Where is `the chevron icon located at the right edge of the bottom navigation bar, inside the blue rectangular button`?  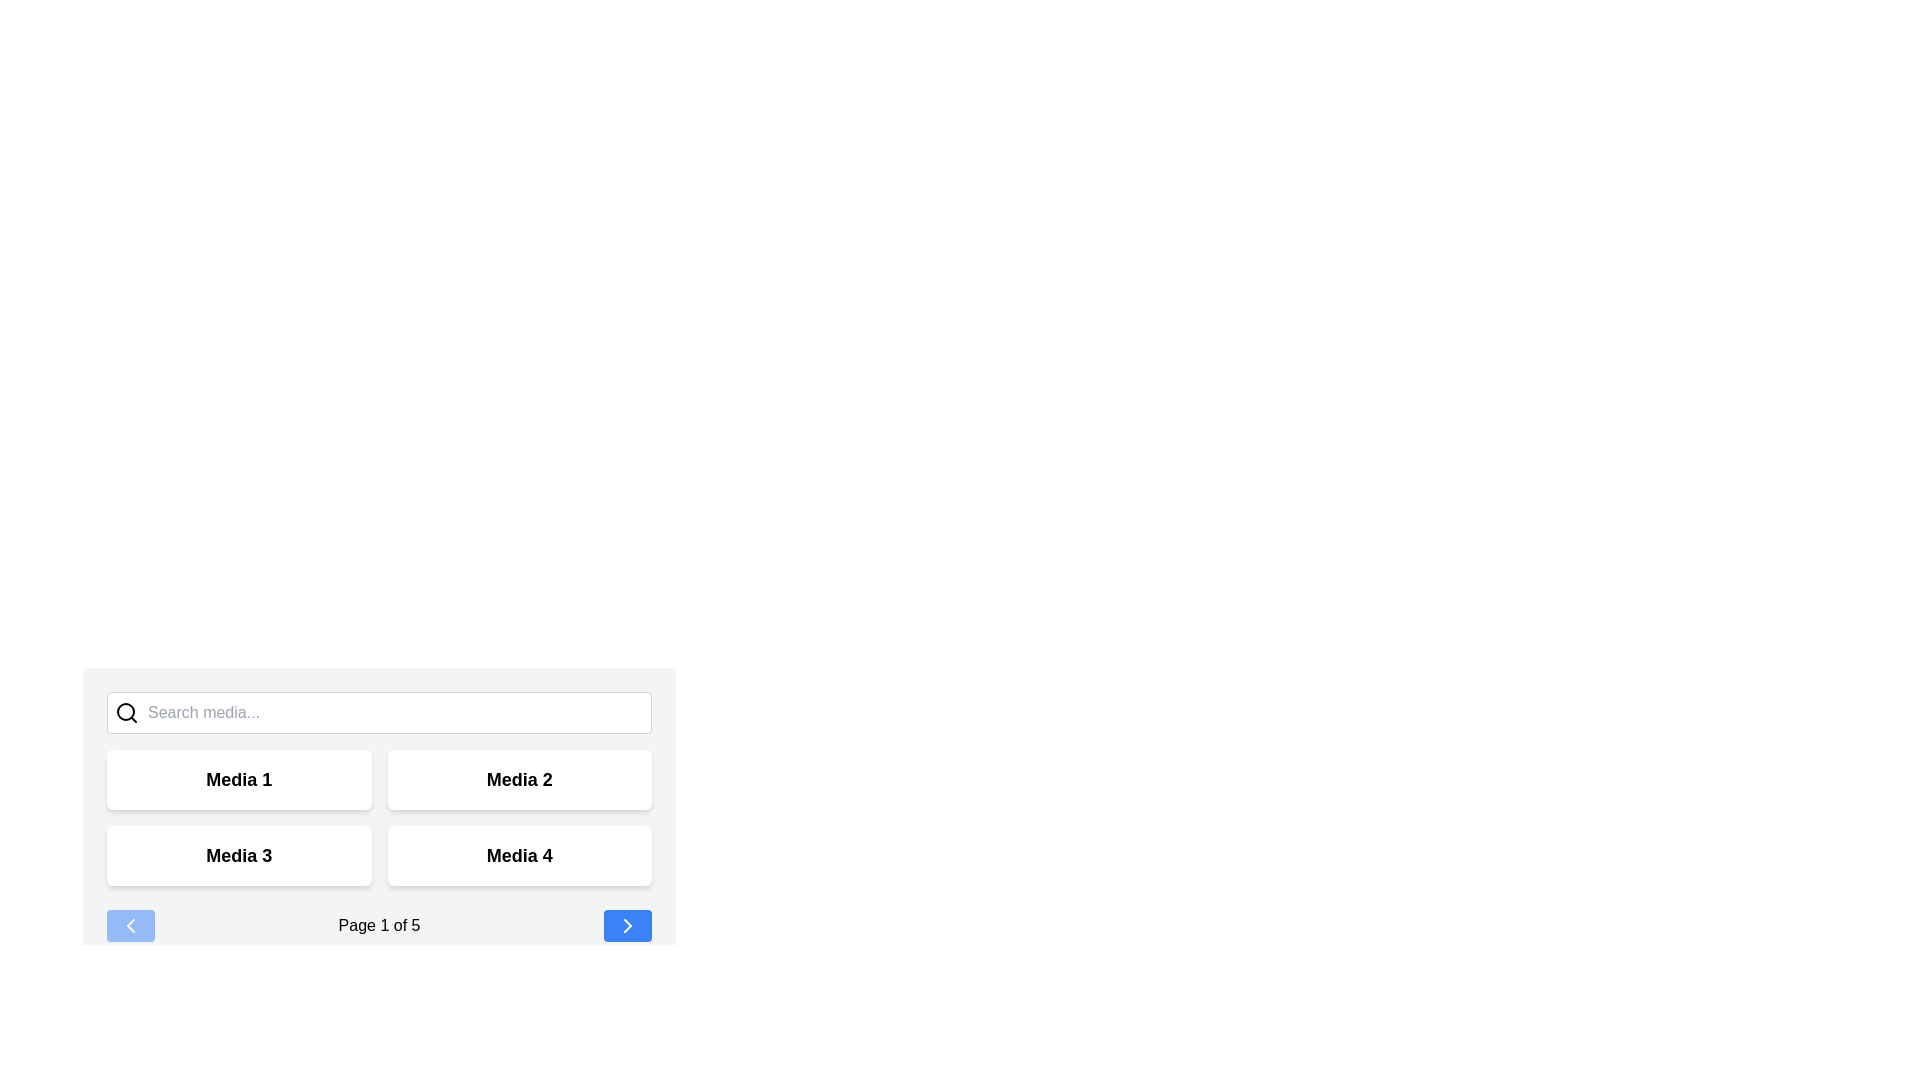
the chevron icon located at the right edge of the bottom navigation bar, inside the blue rectangular button is located at coordinates (627, 925).